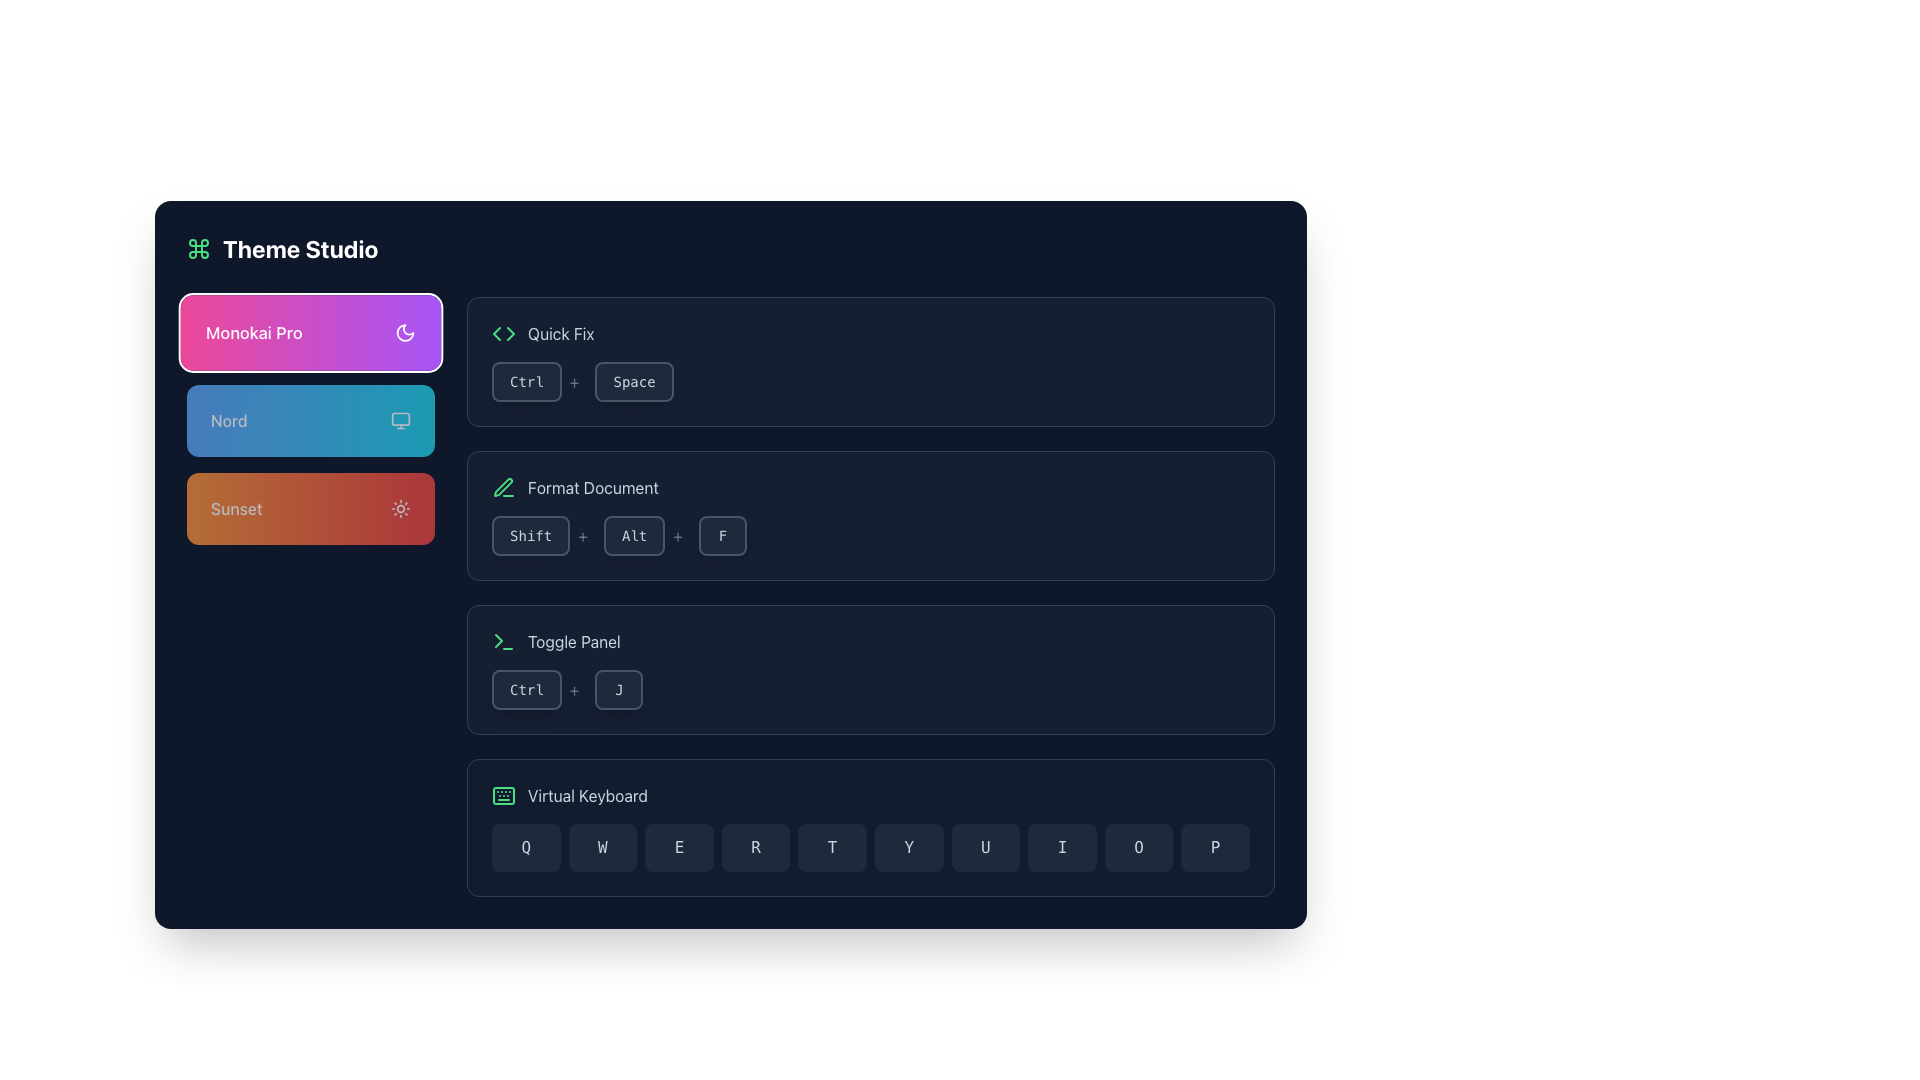 Image resolution: width=1920 pixels, height=1080 pixels. What do you see at coordinates (497, 333) in the screenshot?
I see `the left-facing triangular segment of the SVG icon located in the header section next to the text 'Theme Studio'` at bounding box center [497, 333].